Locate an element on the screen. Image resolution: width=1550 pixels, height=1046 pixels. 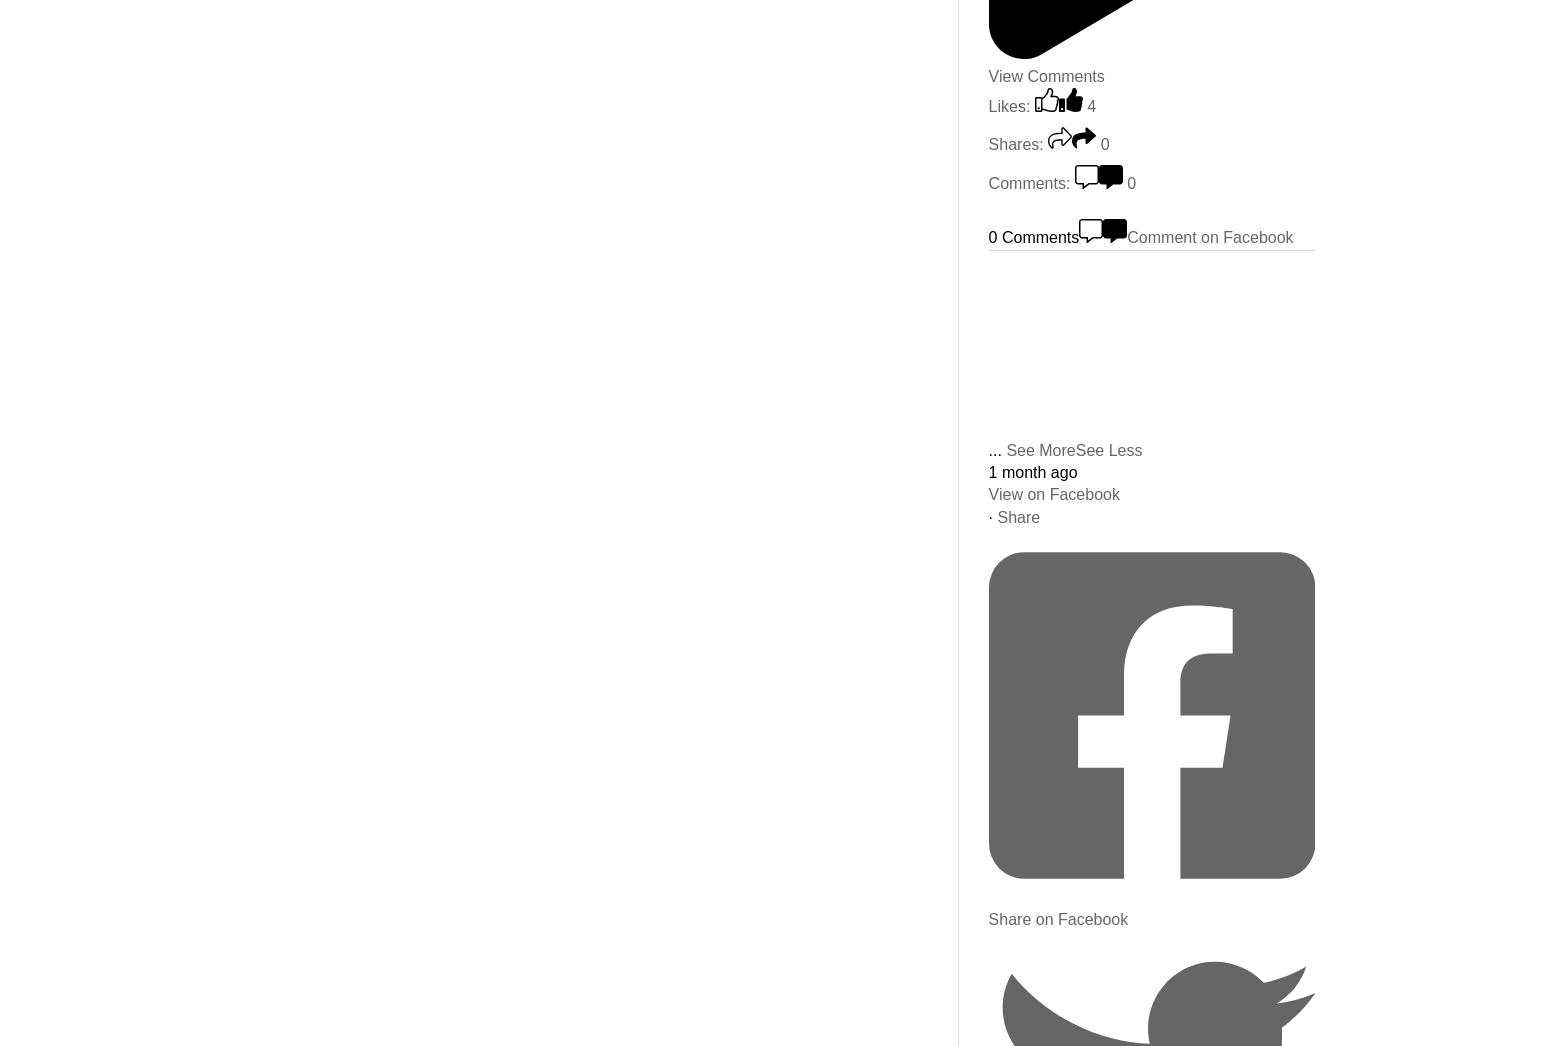
'Shares:' is located at coordinates (1015, 143).